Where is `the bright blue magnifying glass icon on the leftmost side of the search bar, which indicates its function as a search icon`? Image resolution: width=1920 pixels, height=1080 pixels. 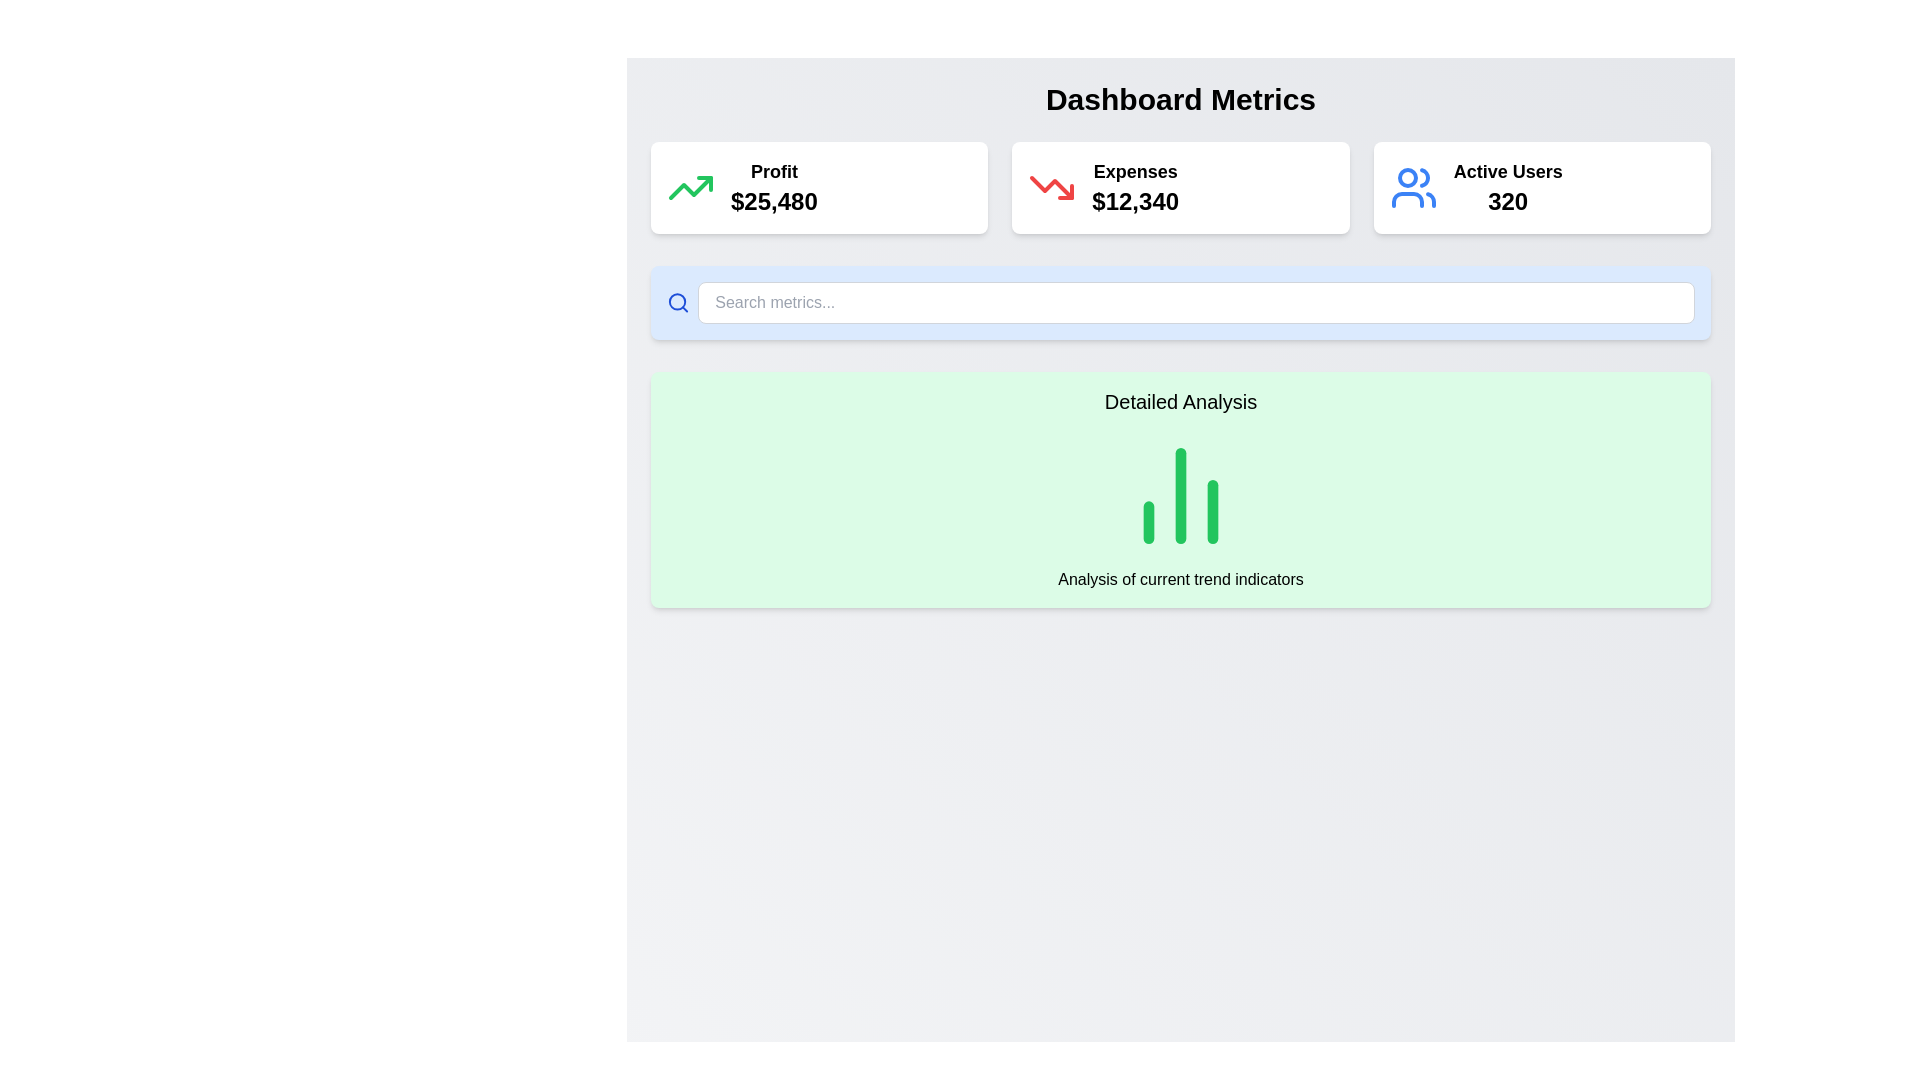 the bright blue magnifying glass icon on the leftmost side of the search bar, which indicates its function as a search icon is located at coordinates (678, 303).